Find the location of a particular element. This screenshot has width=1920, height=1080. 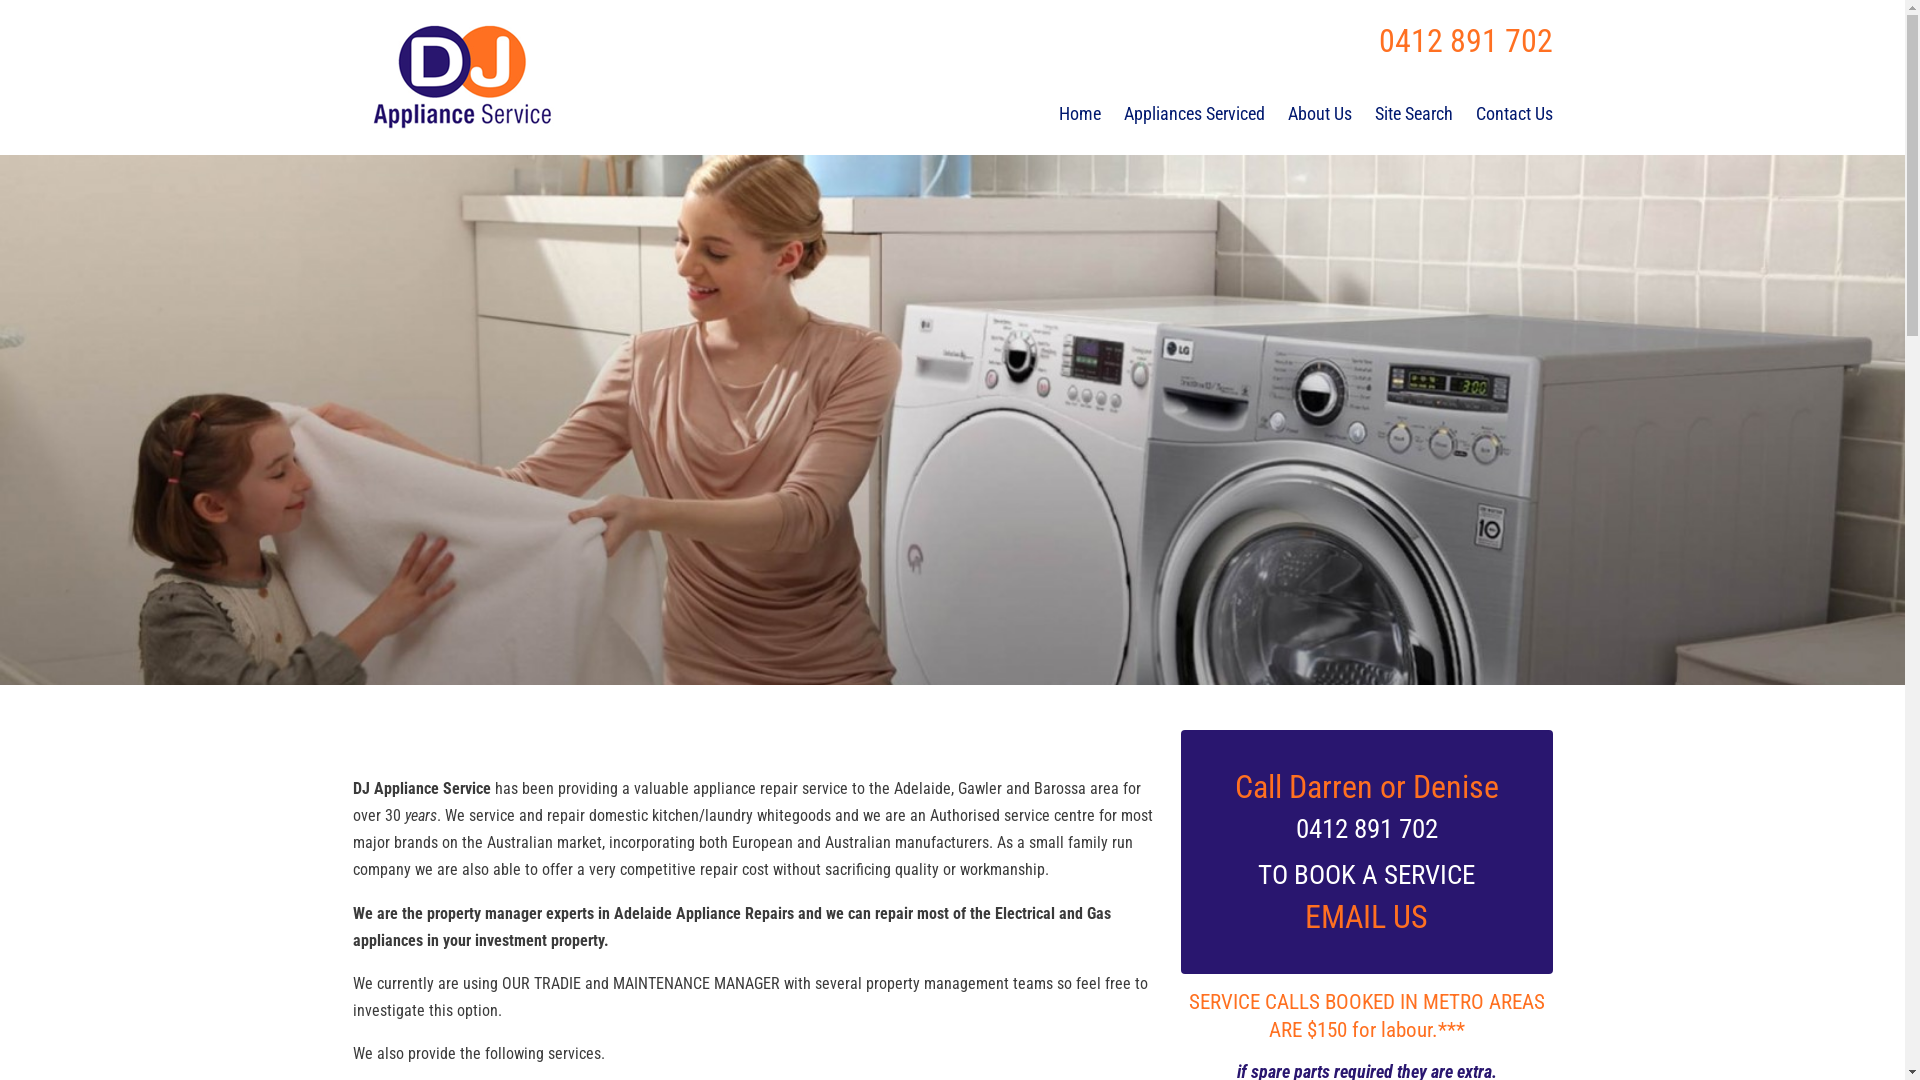

'0412 891 702' is located at coordinates (1464, 41).